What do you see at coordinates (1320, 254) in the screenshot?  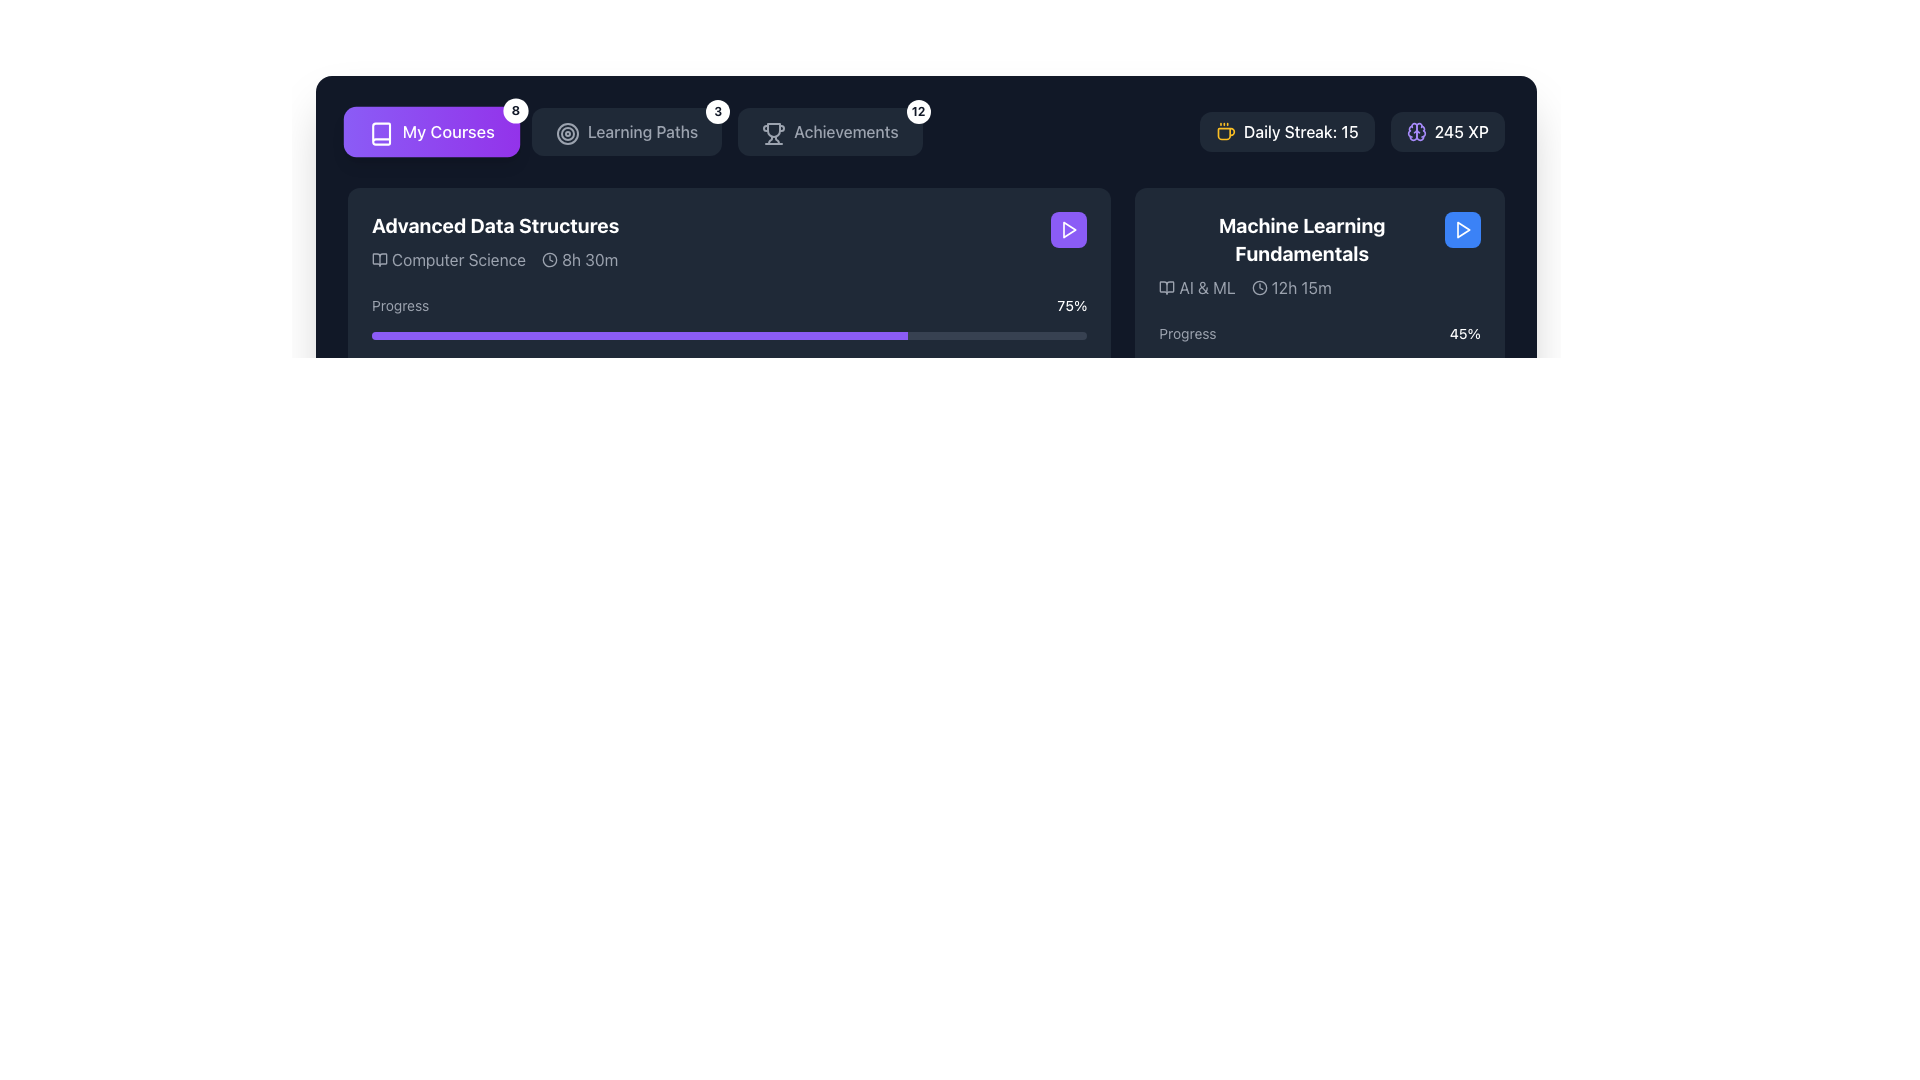 I see `the Course Card located at the top-right corner of the section` at bounding box center [1320, 254].